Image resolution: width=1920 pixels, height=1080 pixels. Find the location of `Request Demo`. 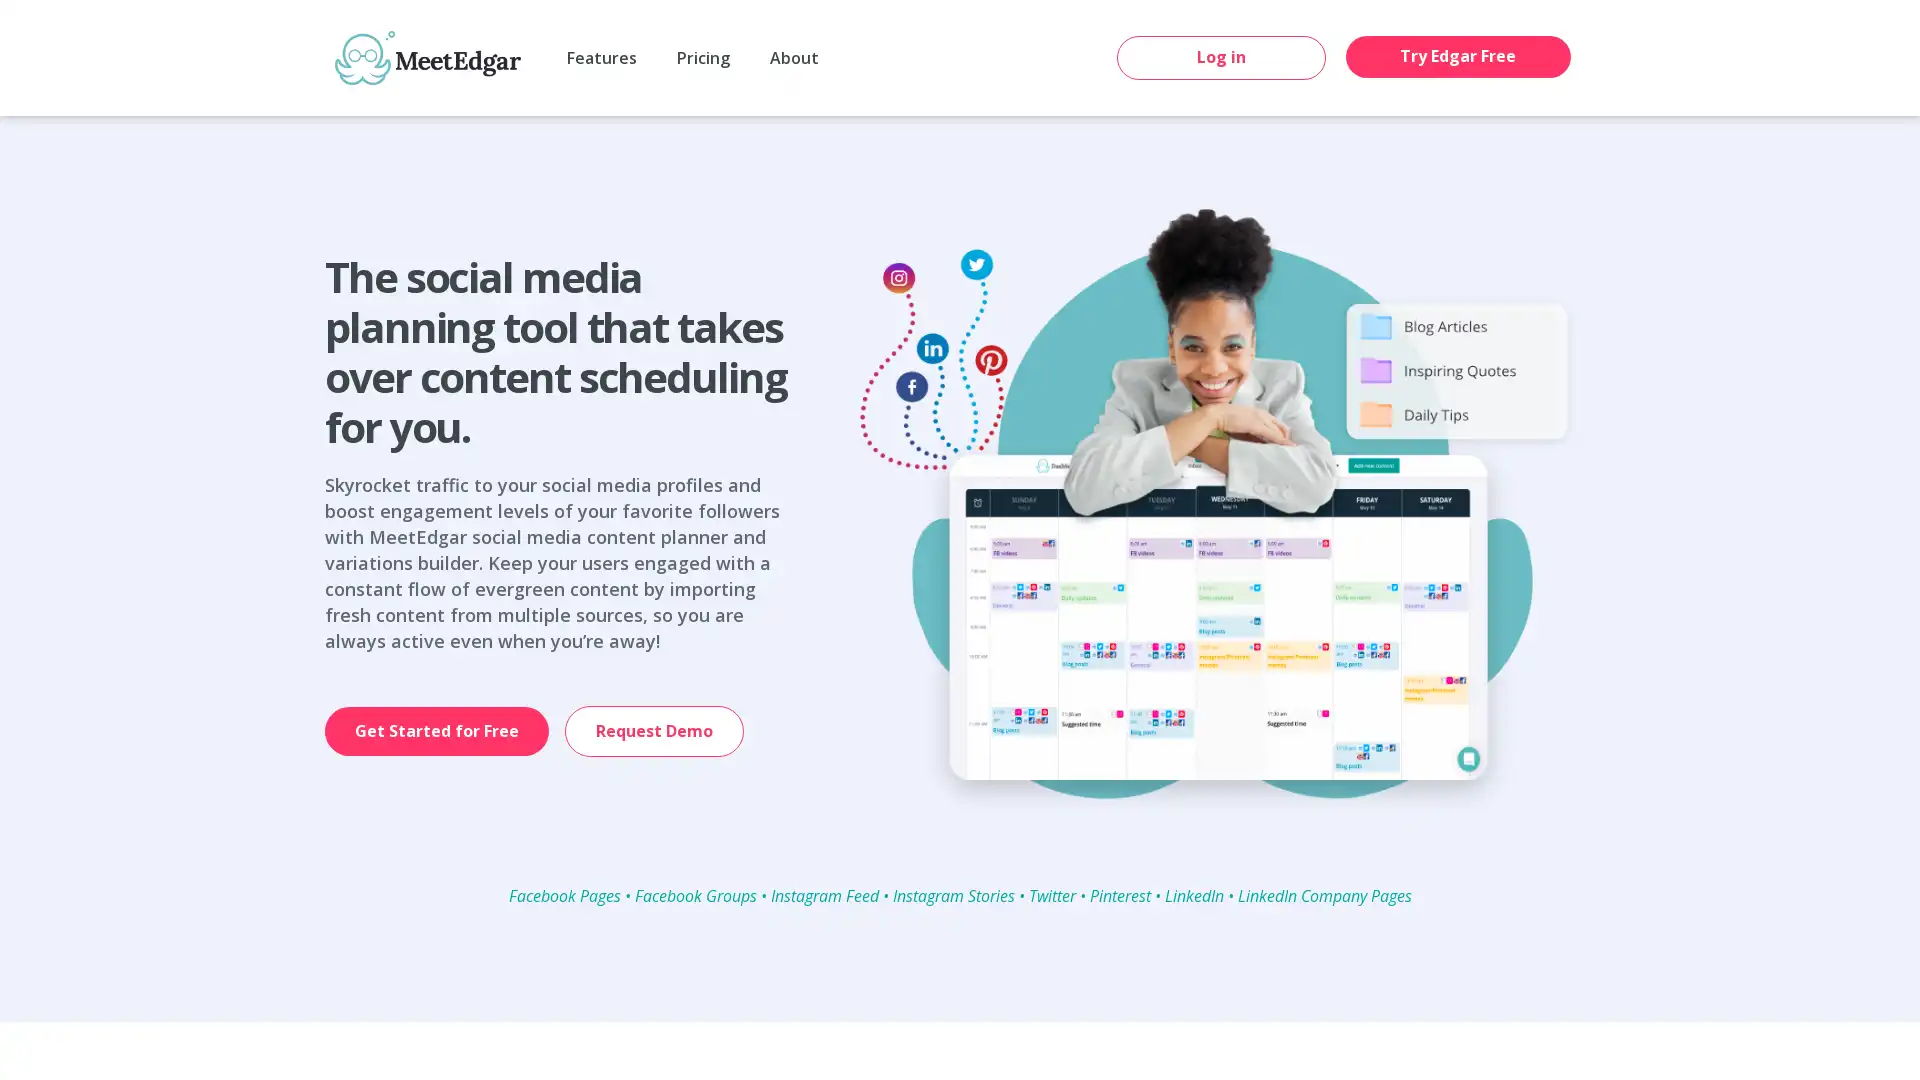

Request Demo is located at coordinates (654, 731).